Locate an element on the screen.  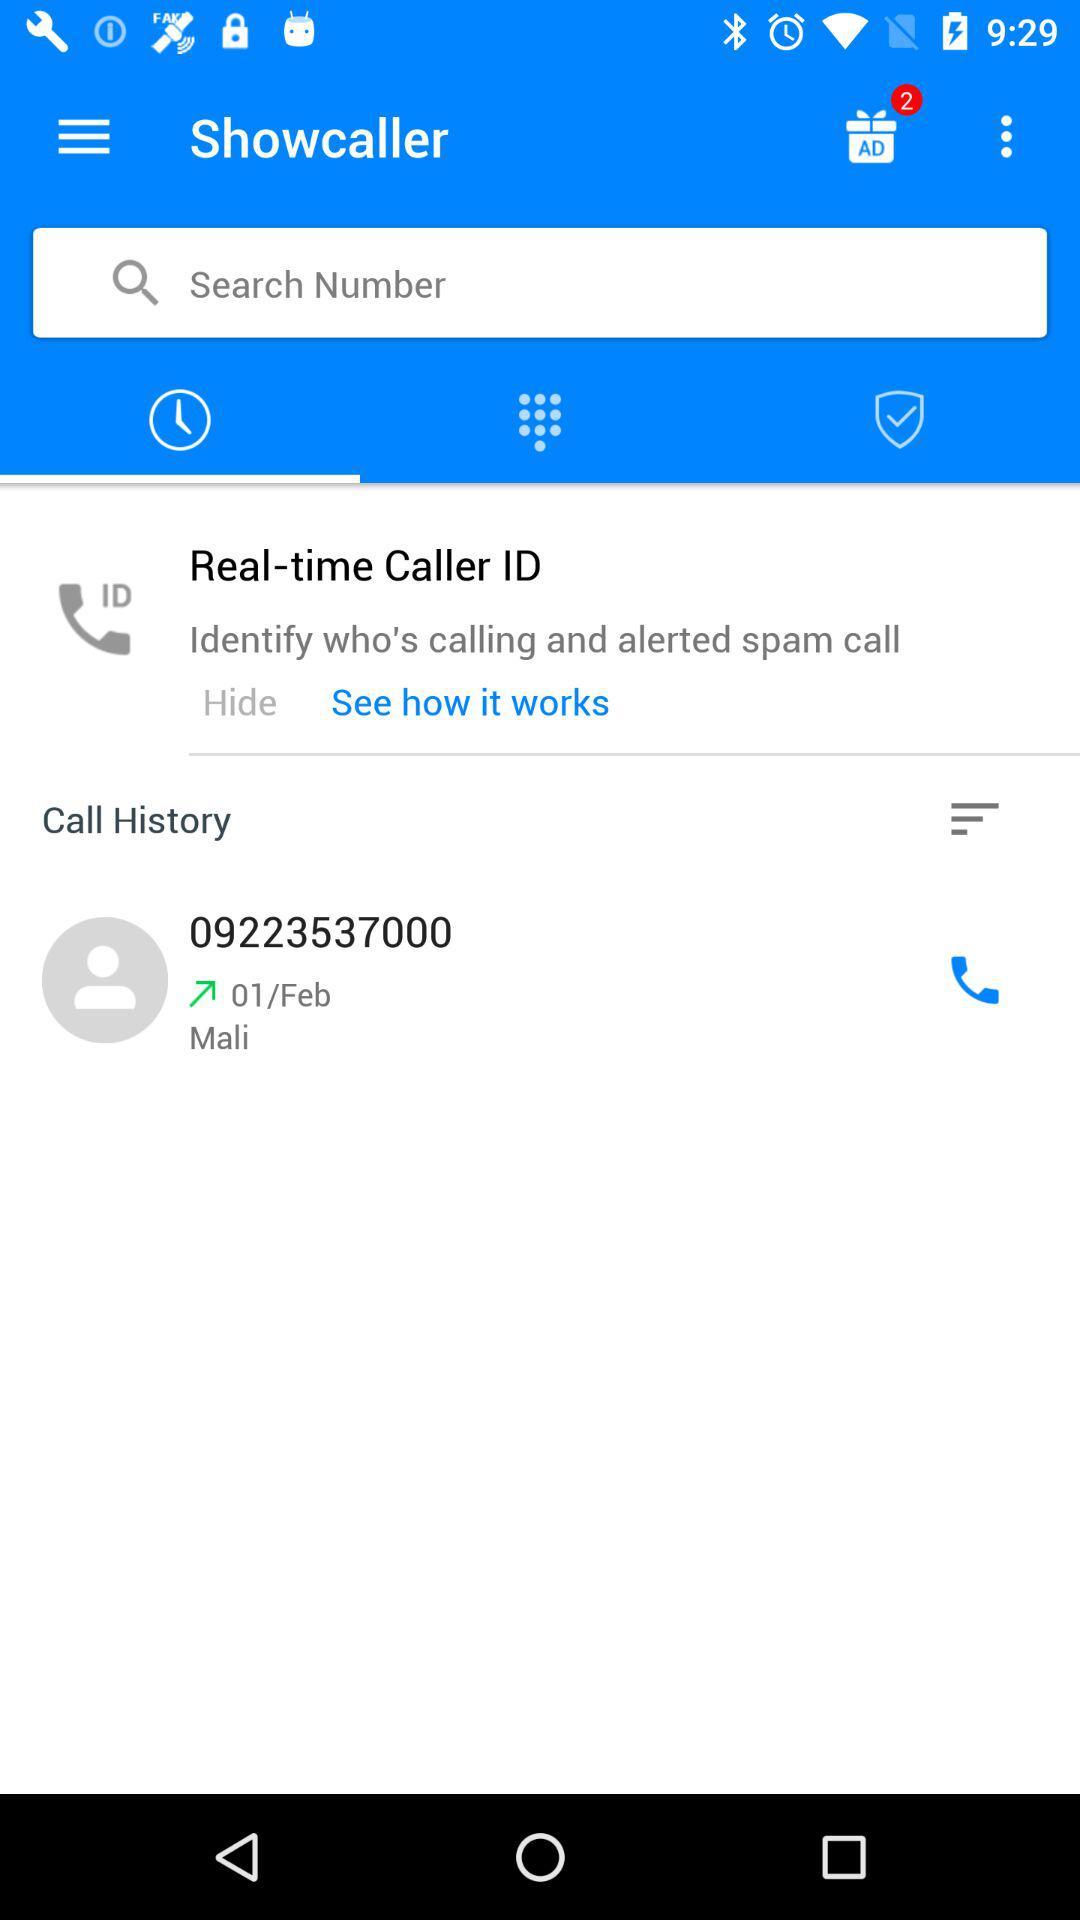
more options is located at coordinates (1006, 135).